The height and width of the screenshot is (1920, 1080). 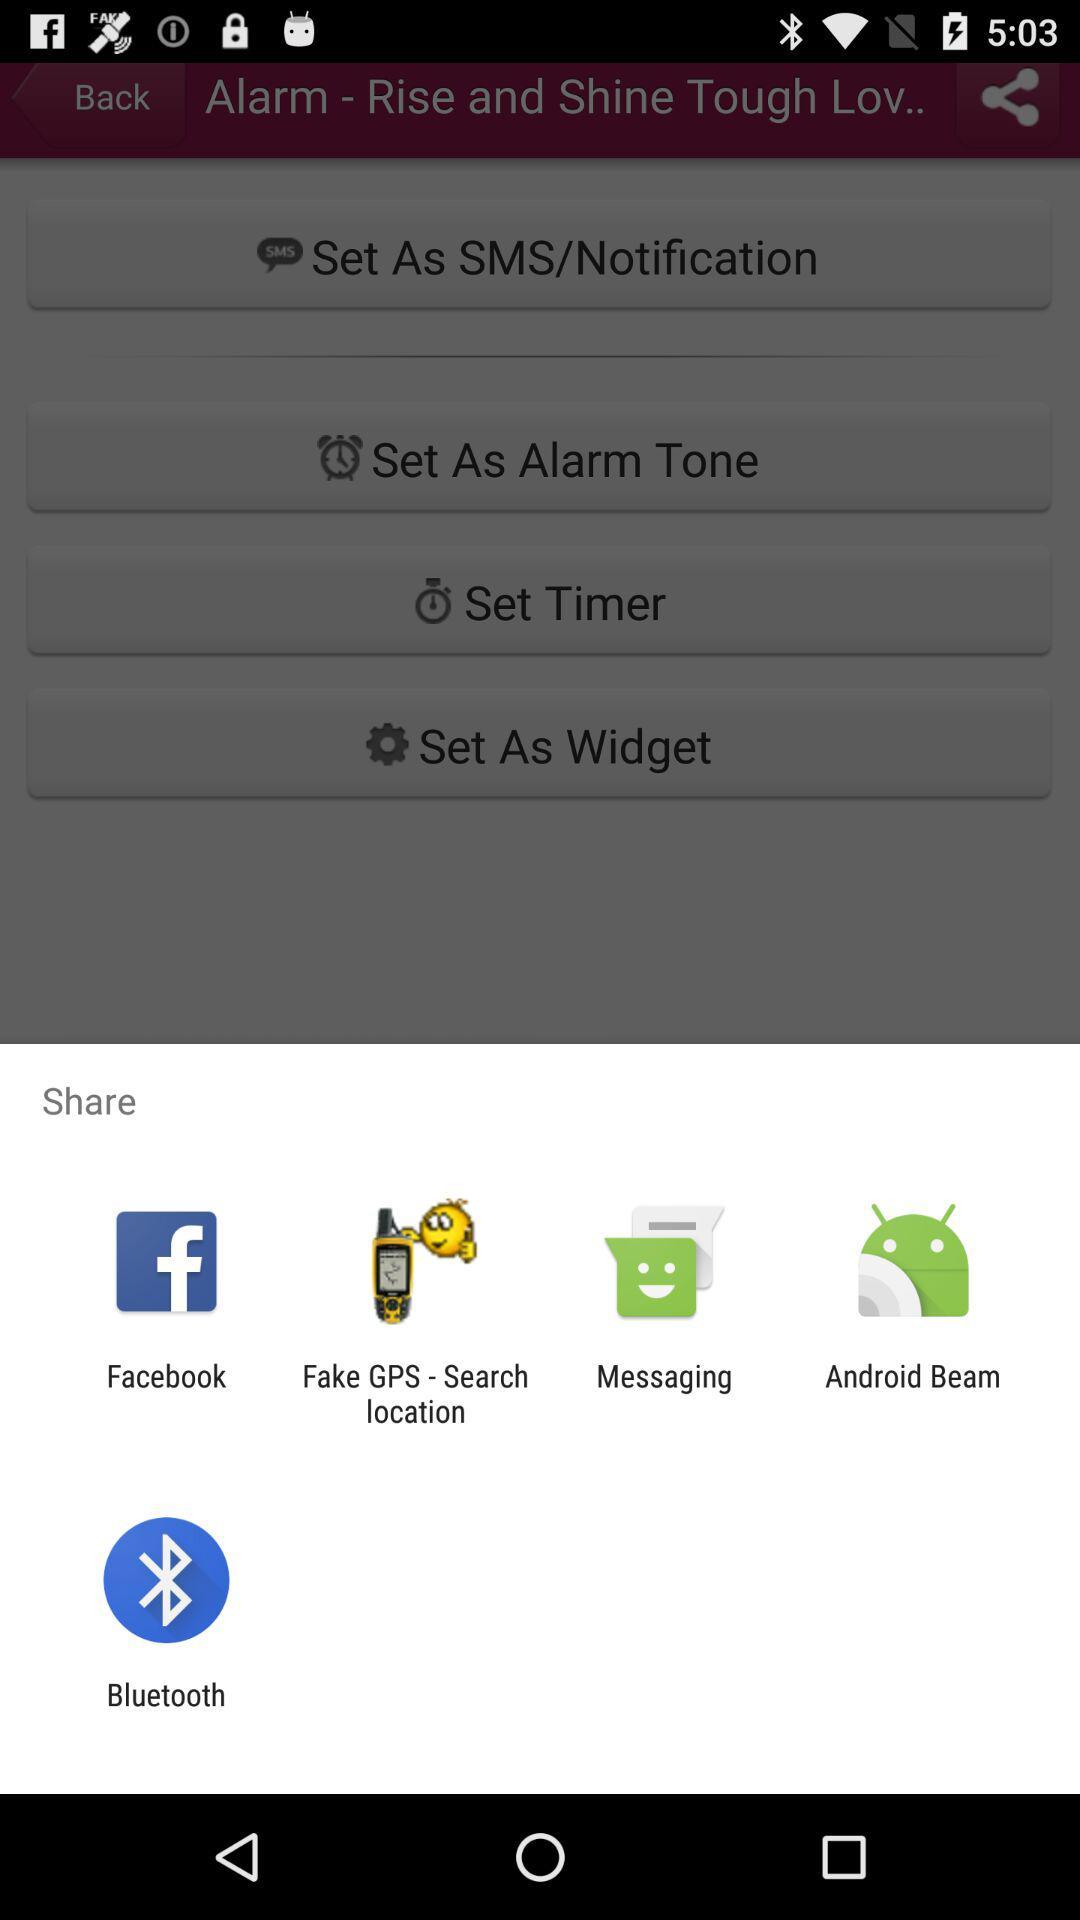 I want to click on the app next to fake gps search icon, so click(x=664, y=1392).